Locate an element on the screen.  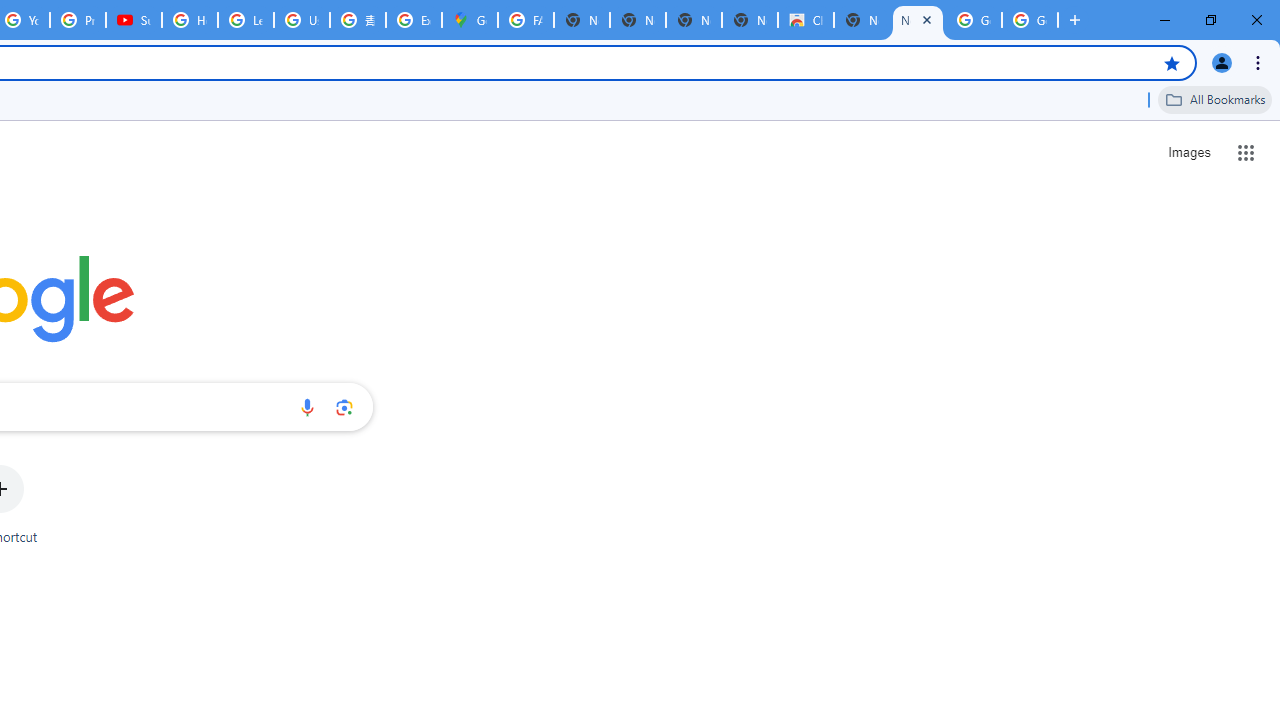
'How Chrome protects your passwords - Google Chrome Help' is located at coordinates (190, 20).